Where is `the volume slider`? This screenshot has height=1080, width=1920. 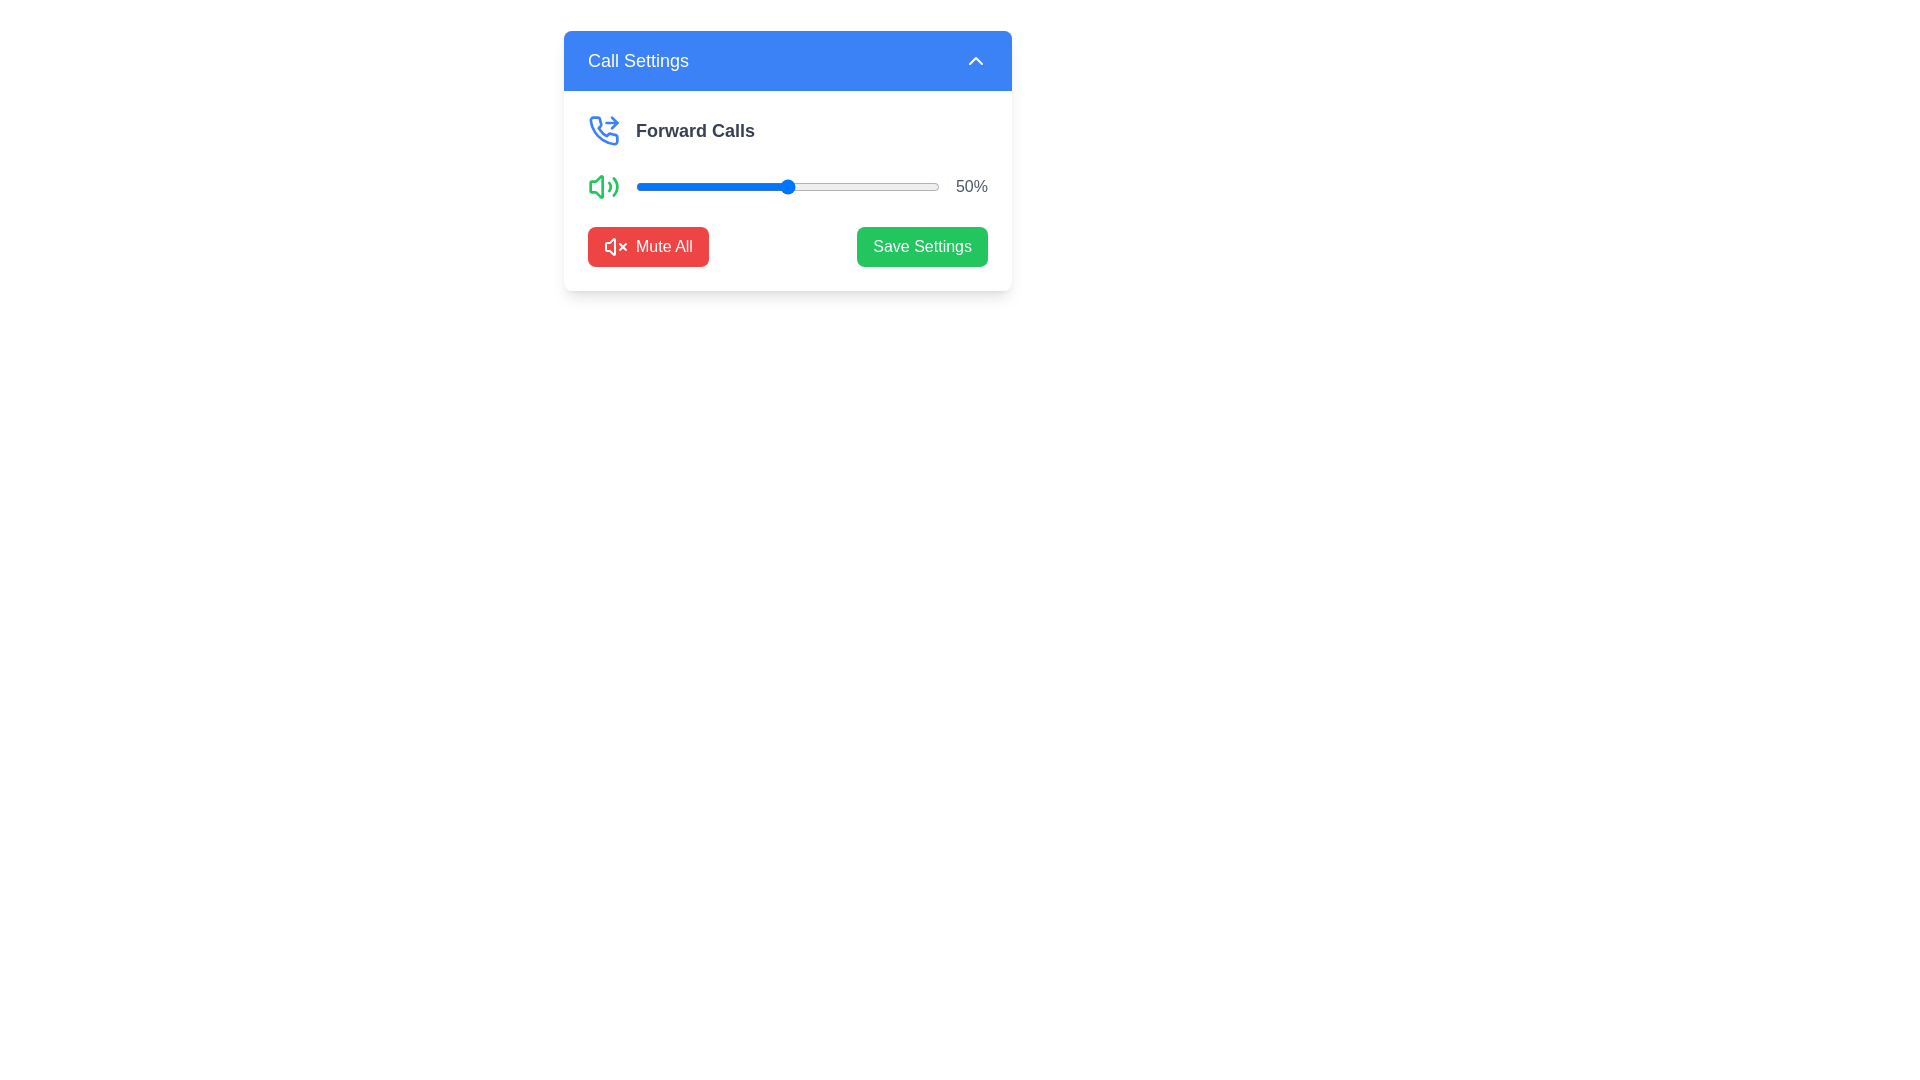 the volume slider is located at coordinates (711, 186).